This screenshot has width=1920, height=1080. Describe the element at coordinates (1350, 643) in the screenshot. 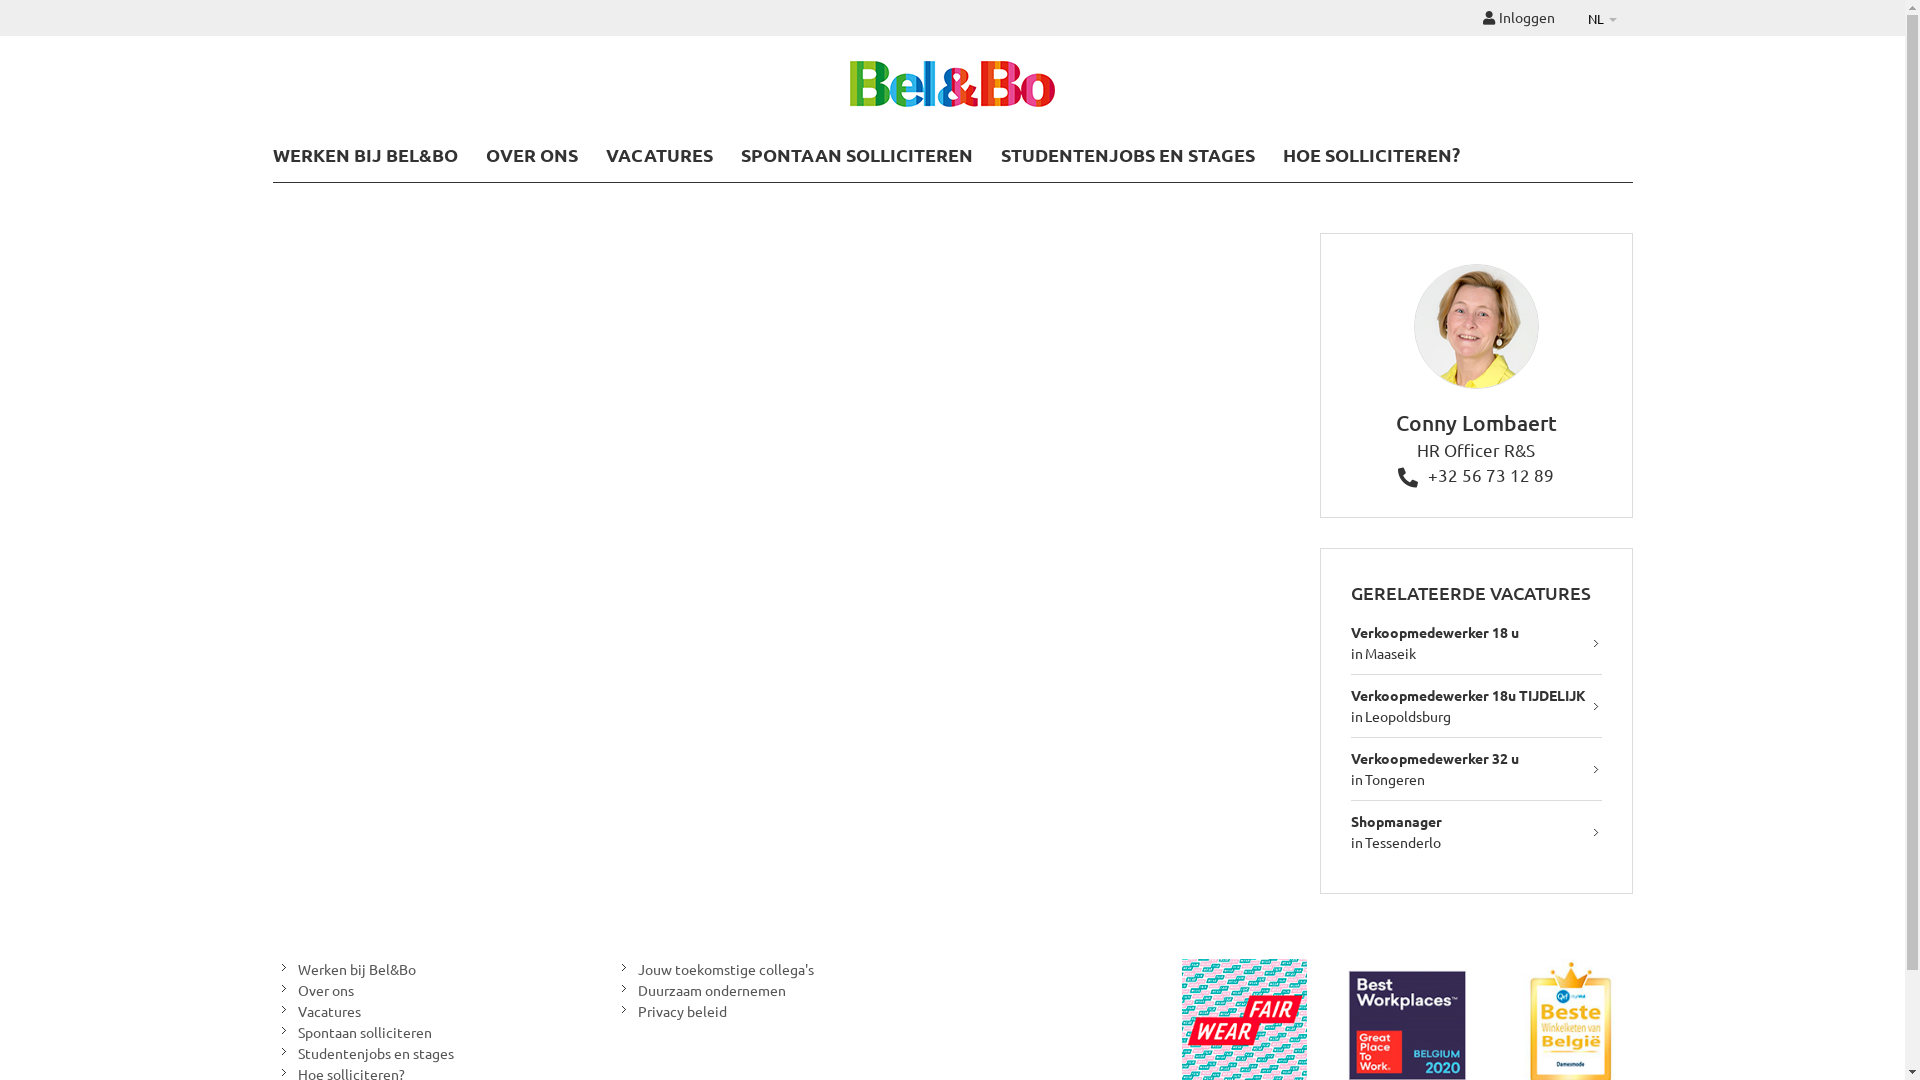

I see `'Verkoopmedewerker 18 u` at that location.